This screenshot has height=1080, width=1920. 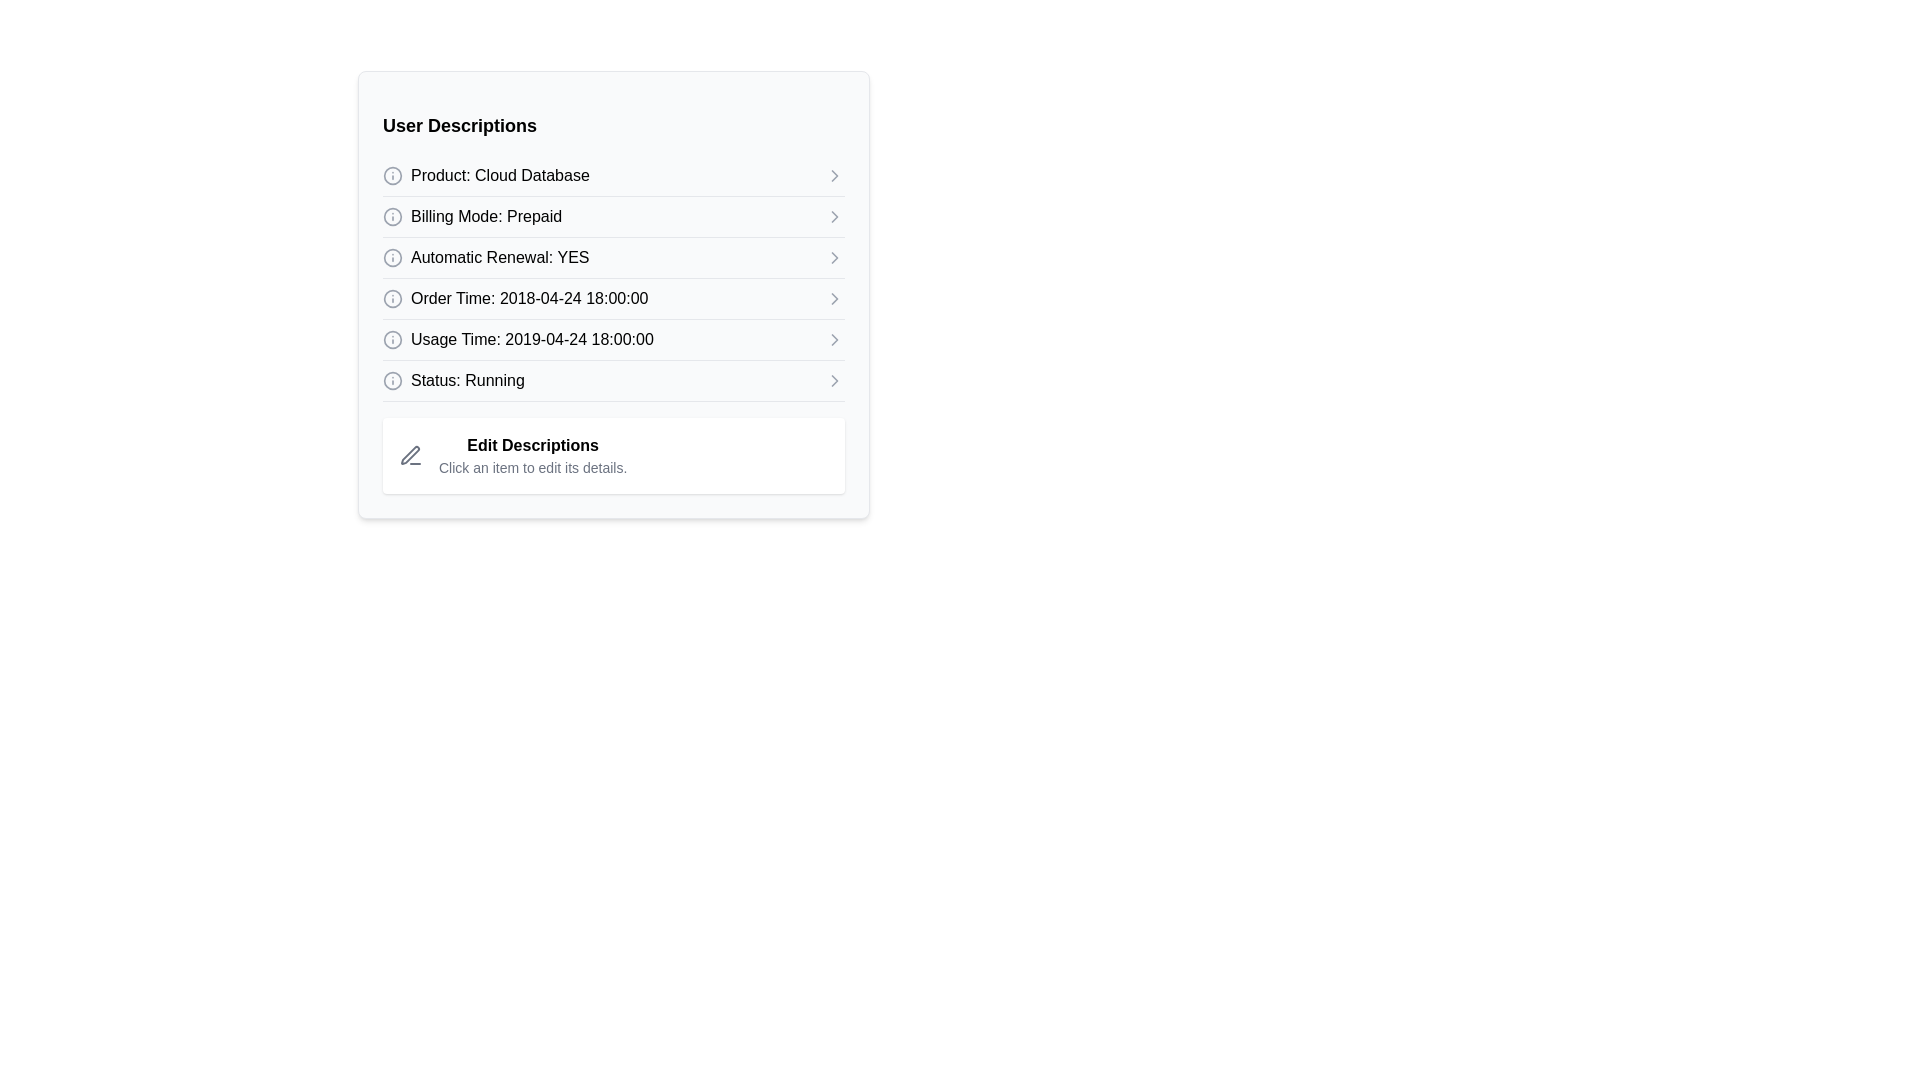 What do you see at coordinates (533, 467) in the screenshot?
I see `the gray instructional text 'Click an item to edit its details.' located below the bold header 'Edit Descriptions' in the lower section of the information panel` at bounding box center [533, 467].